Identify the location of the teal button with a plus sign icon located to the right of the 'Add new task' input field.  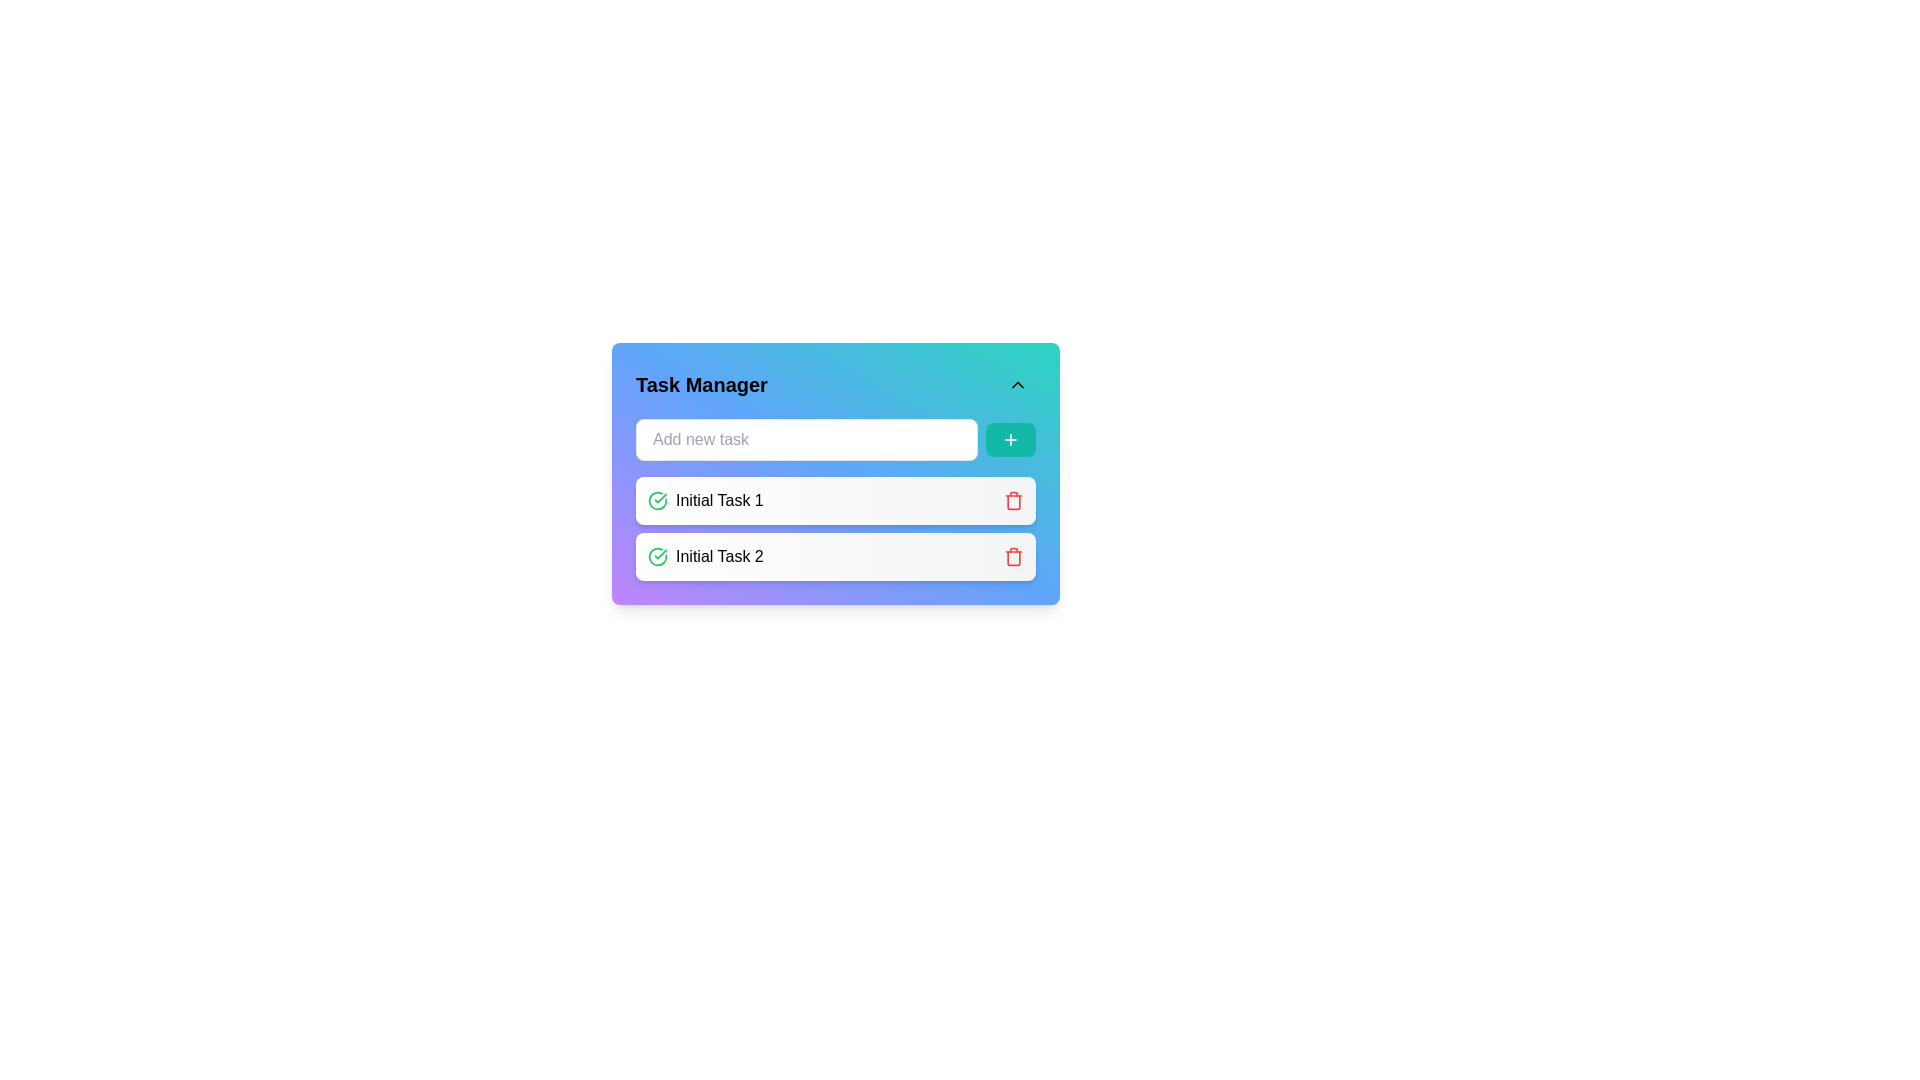
(1011, 438).